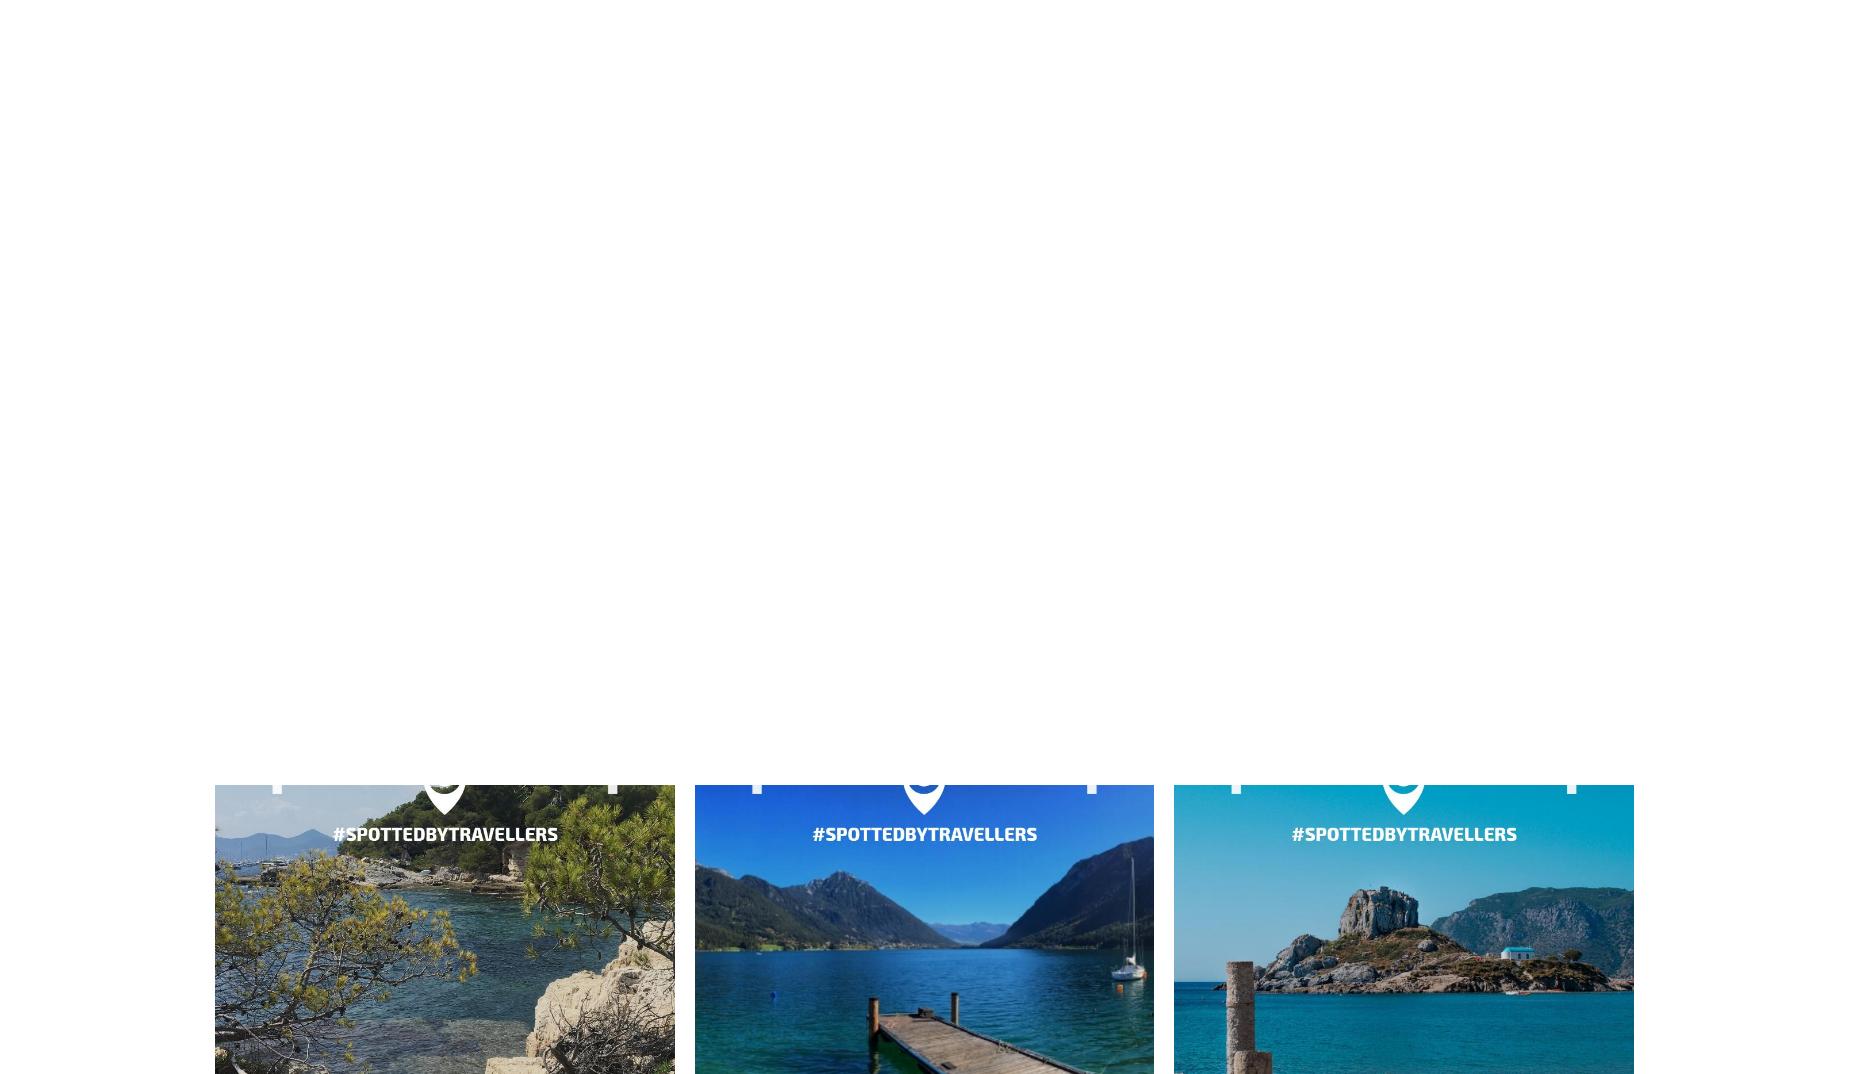 Image resolution: width=1850 pixels, height=1074 pixels. What do you see at coordinates (923, 128) in the screenshot?
I see `'Spotted par Cathy’s Adventure'` at bounding box center [923, 128].